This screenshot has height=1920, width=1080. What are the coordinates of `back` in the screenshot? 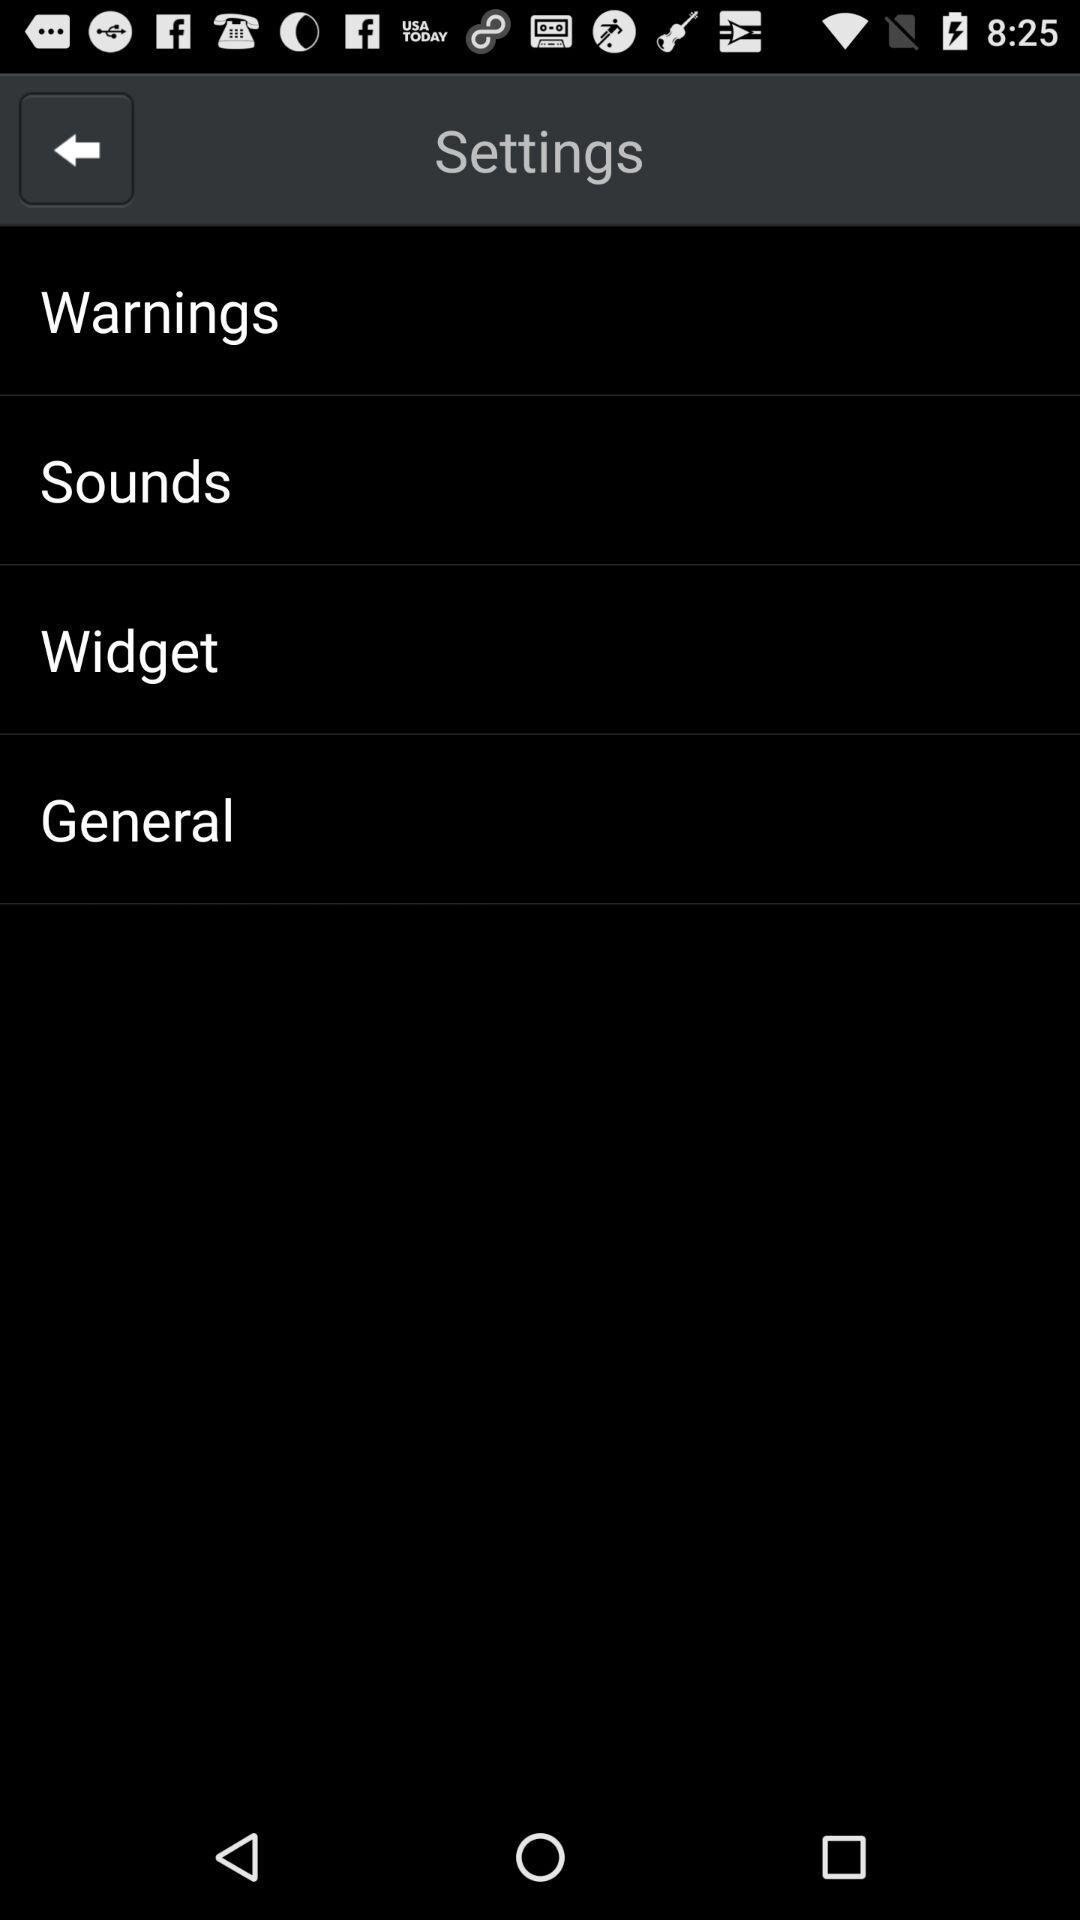 It's located at (75, 148).